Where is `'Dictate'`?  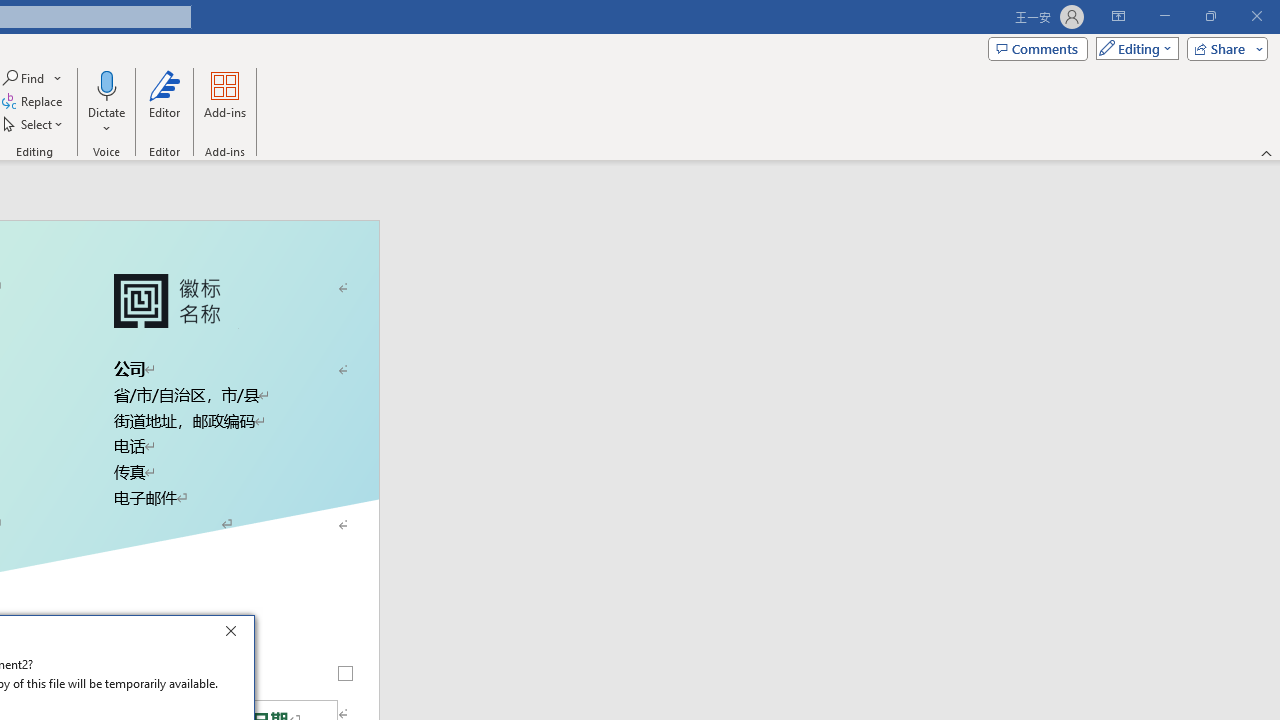 'Dictate' is located at coordinates (105, 103).